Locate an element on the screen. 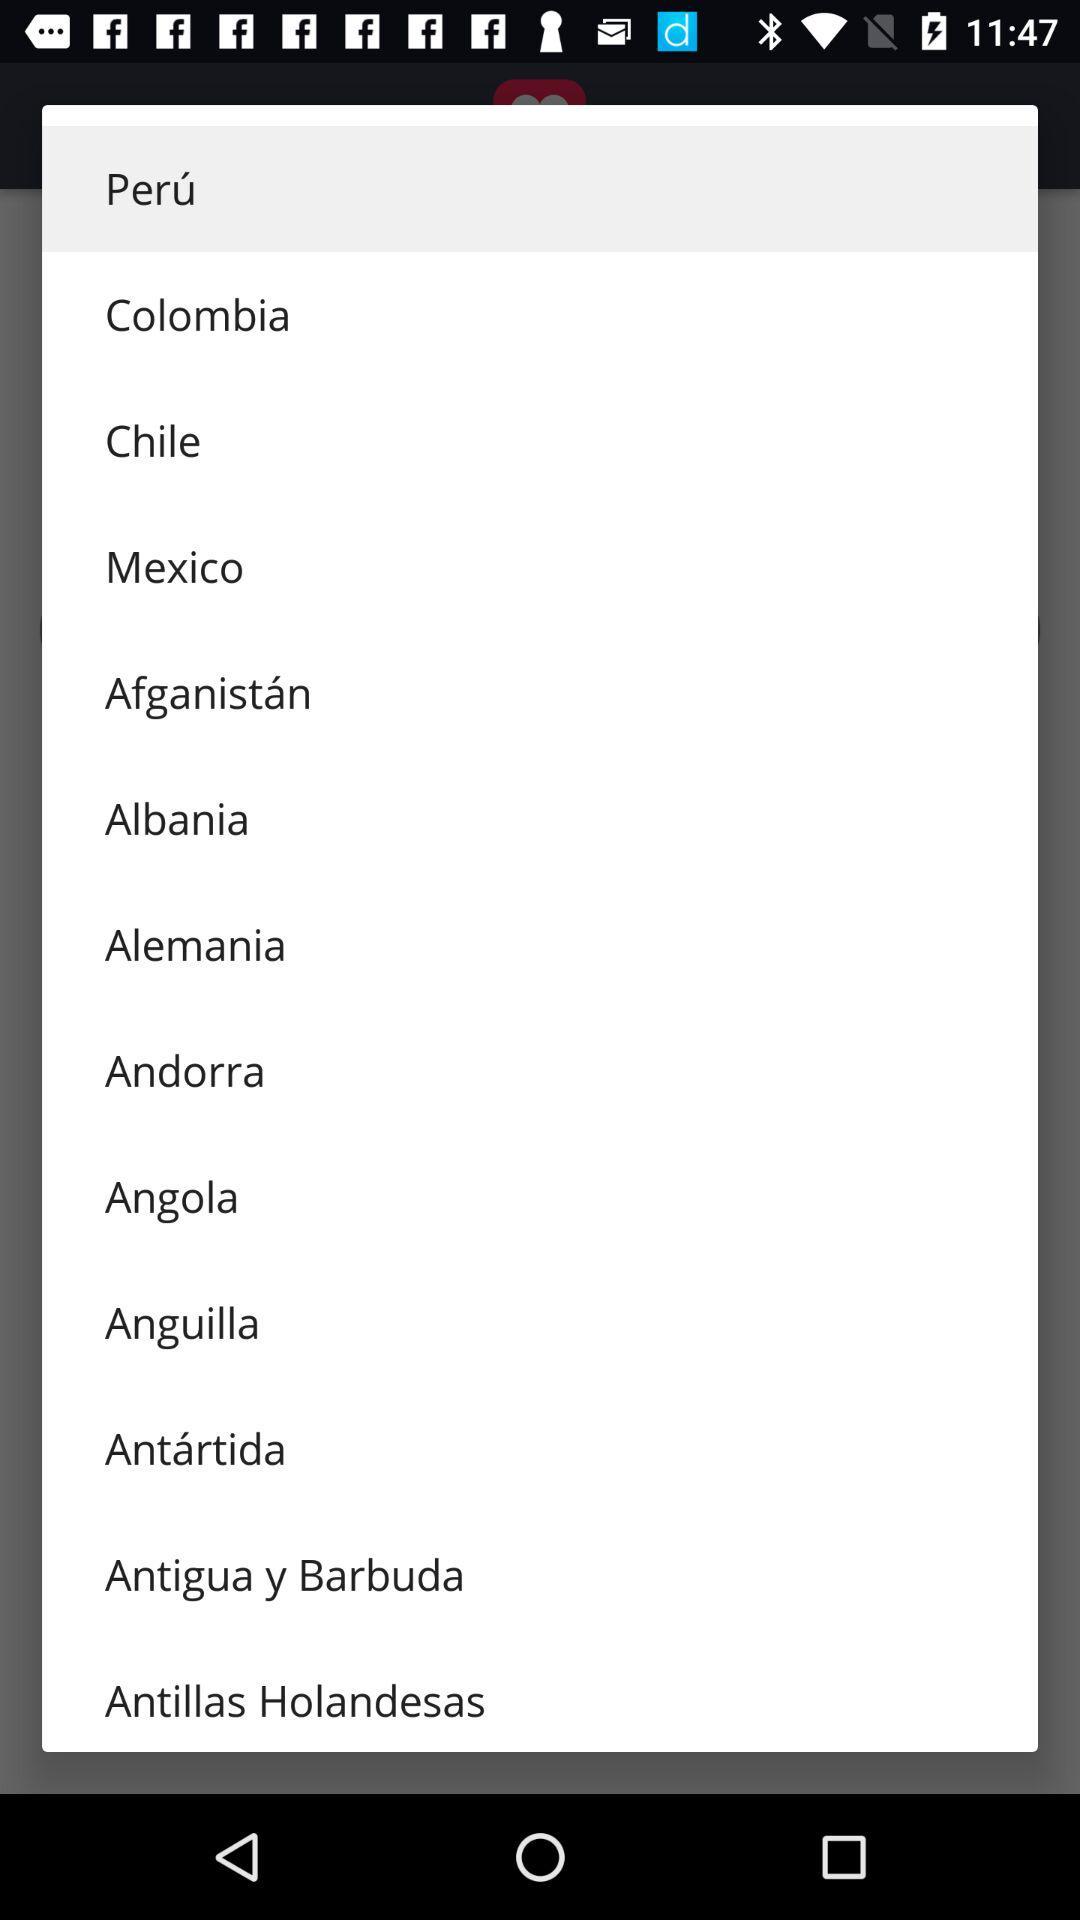 Image resolution: width=1080 pixels, height=1920 pixels. angola icon is located at coordinates (540, 1196).